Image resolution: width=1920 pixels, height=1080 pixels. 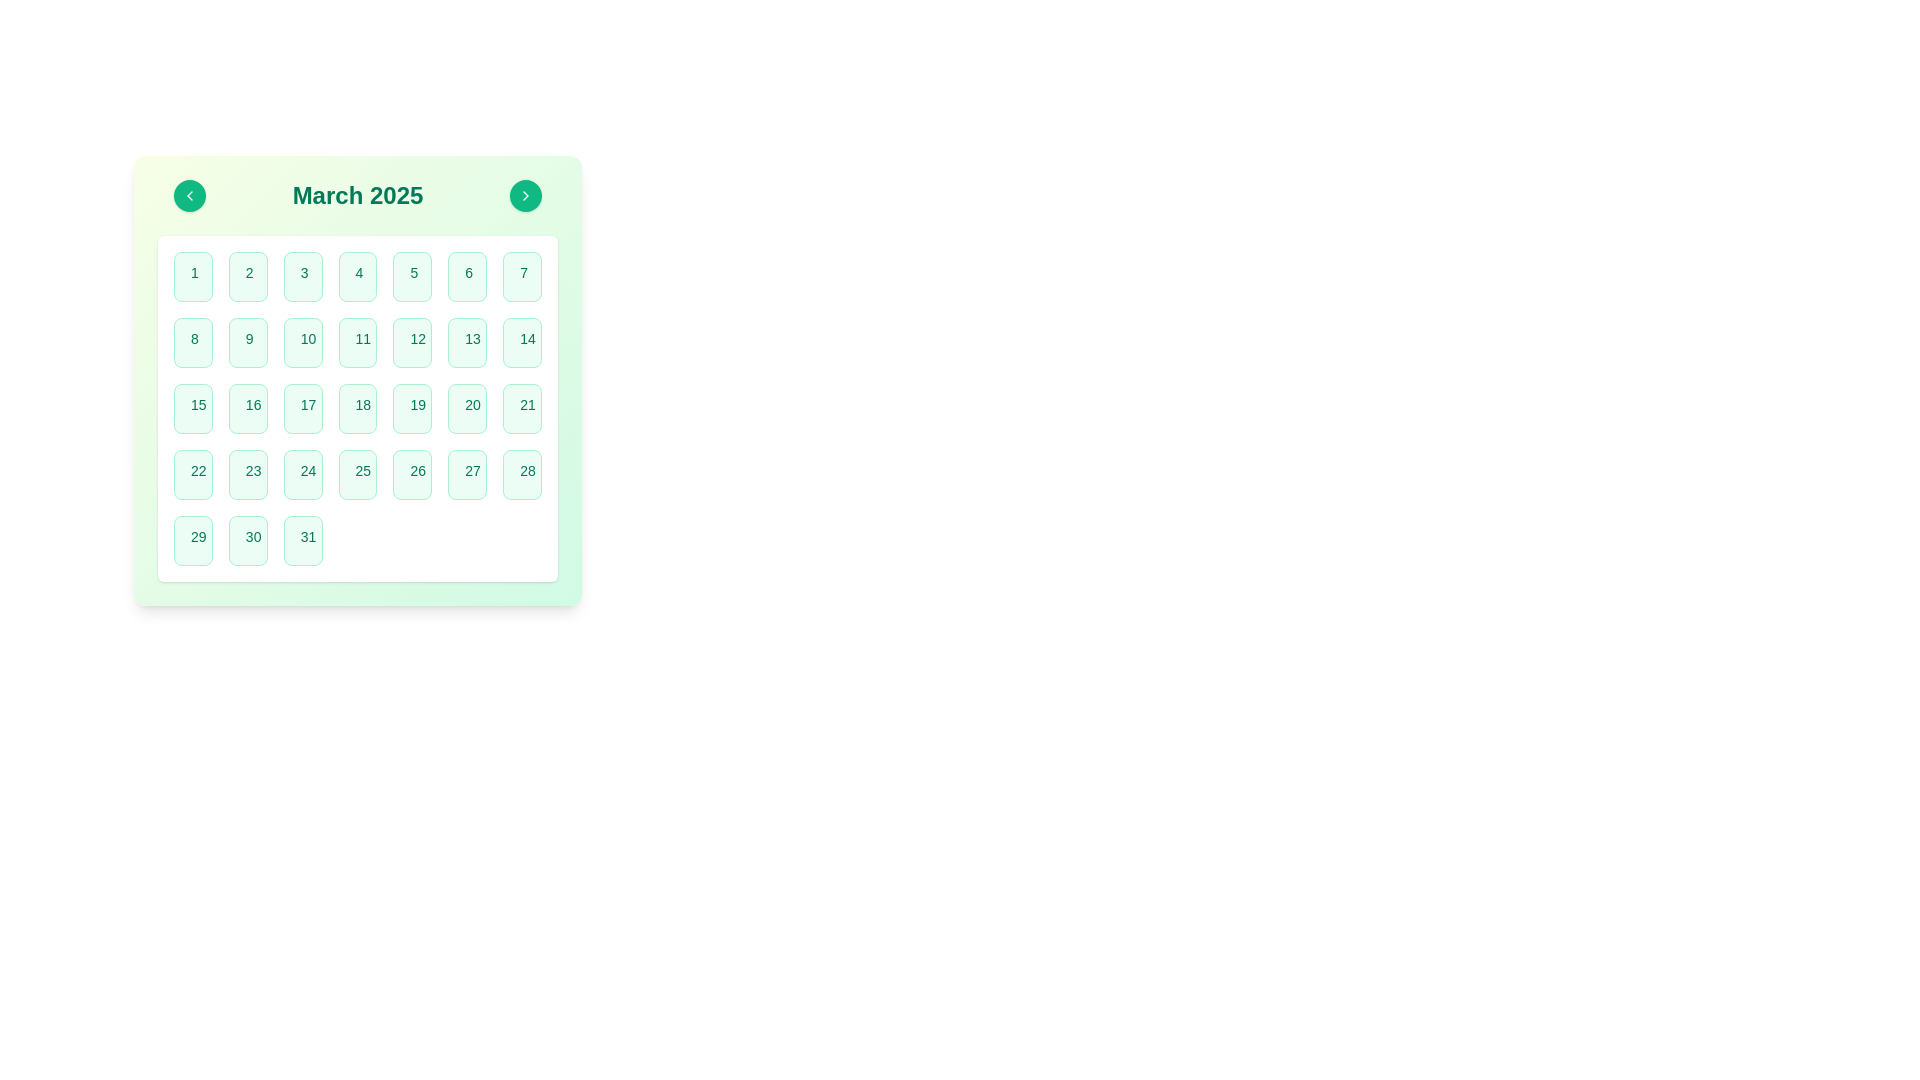 What do you see at coordinates (358, 277) in the screenshot?
I see `the Calendar date cell displaying the digit '4'` at bounding box center [358, 277].